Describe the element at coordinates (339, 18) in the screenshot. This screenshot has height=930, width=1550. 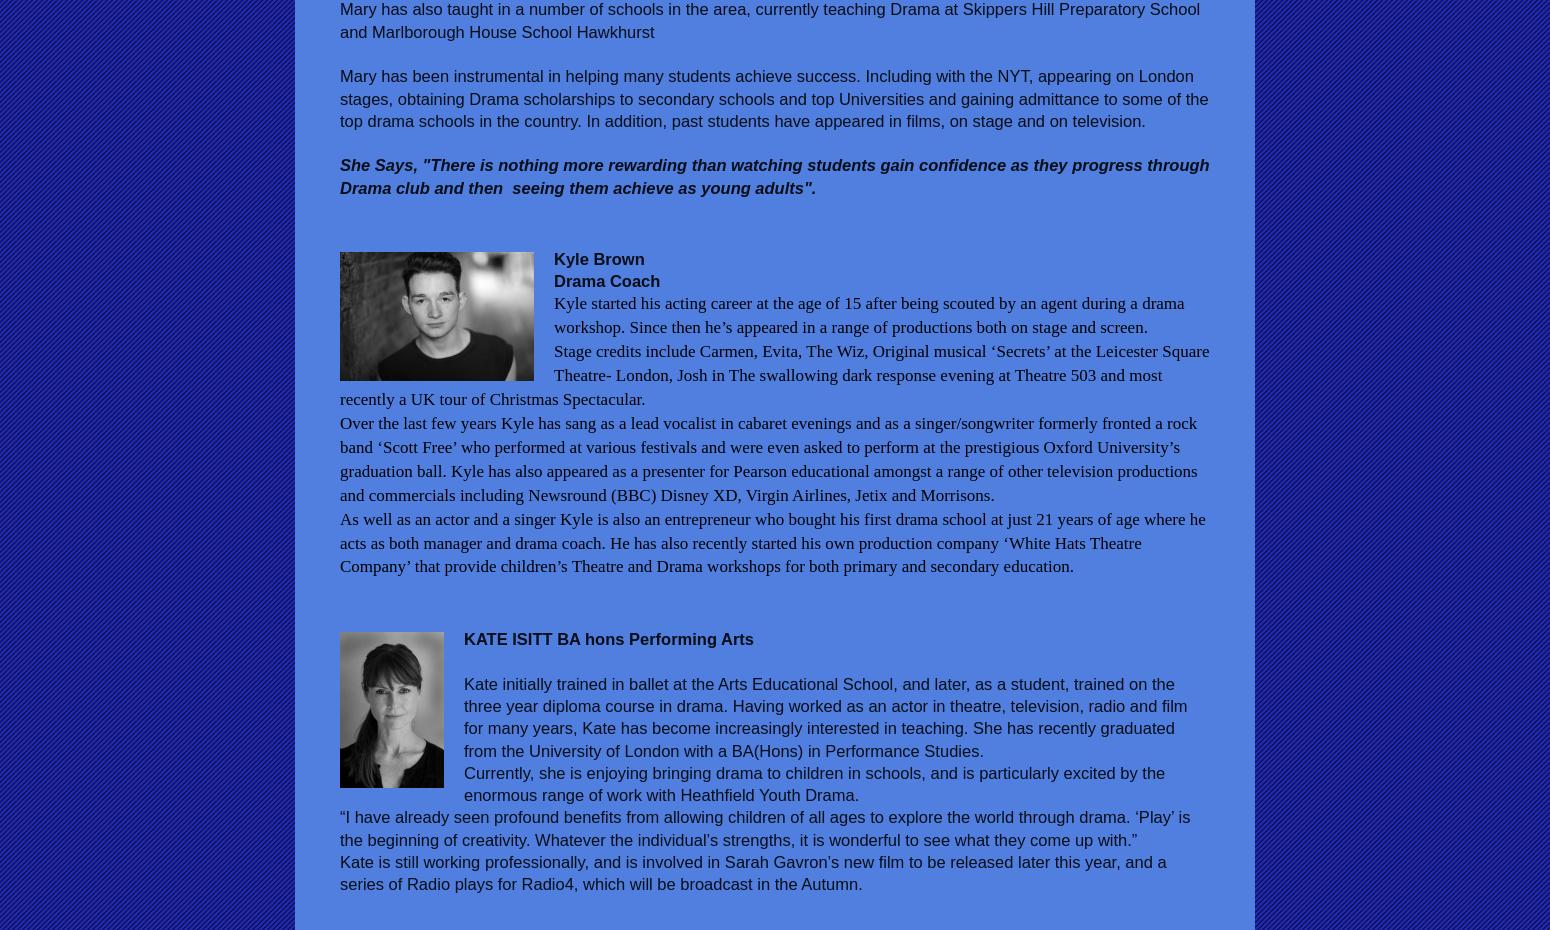
I see `'Mary has also taught in a number of schools in the area, currently teaching Drama at Skippers Hill Preparatory School and Marlborough House School Hawkhurst'` at that location.